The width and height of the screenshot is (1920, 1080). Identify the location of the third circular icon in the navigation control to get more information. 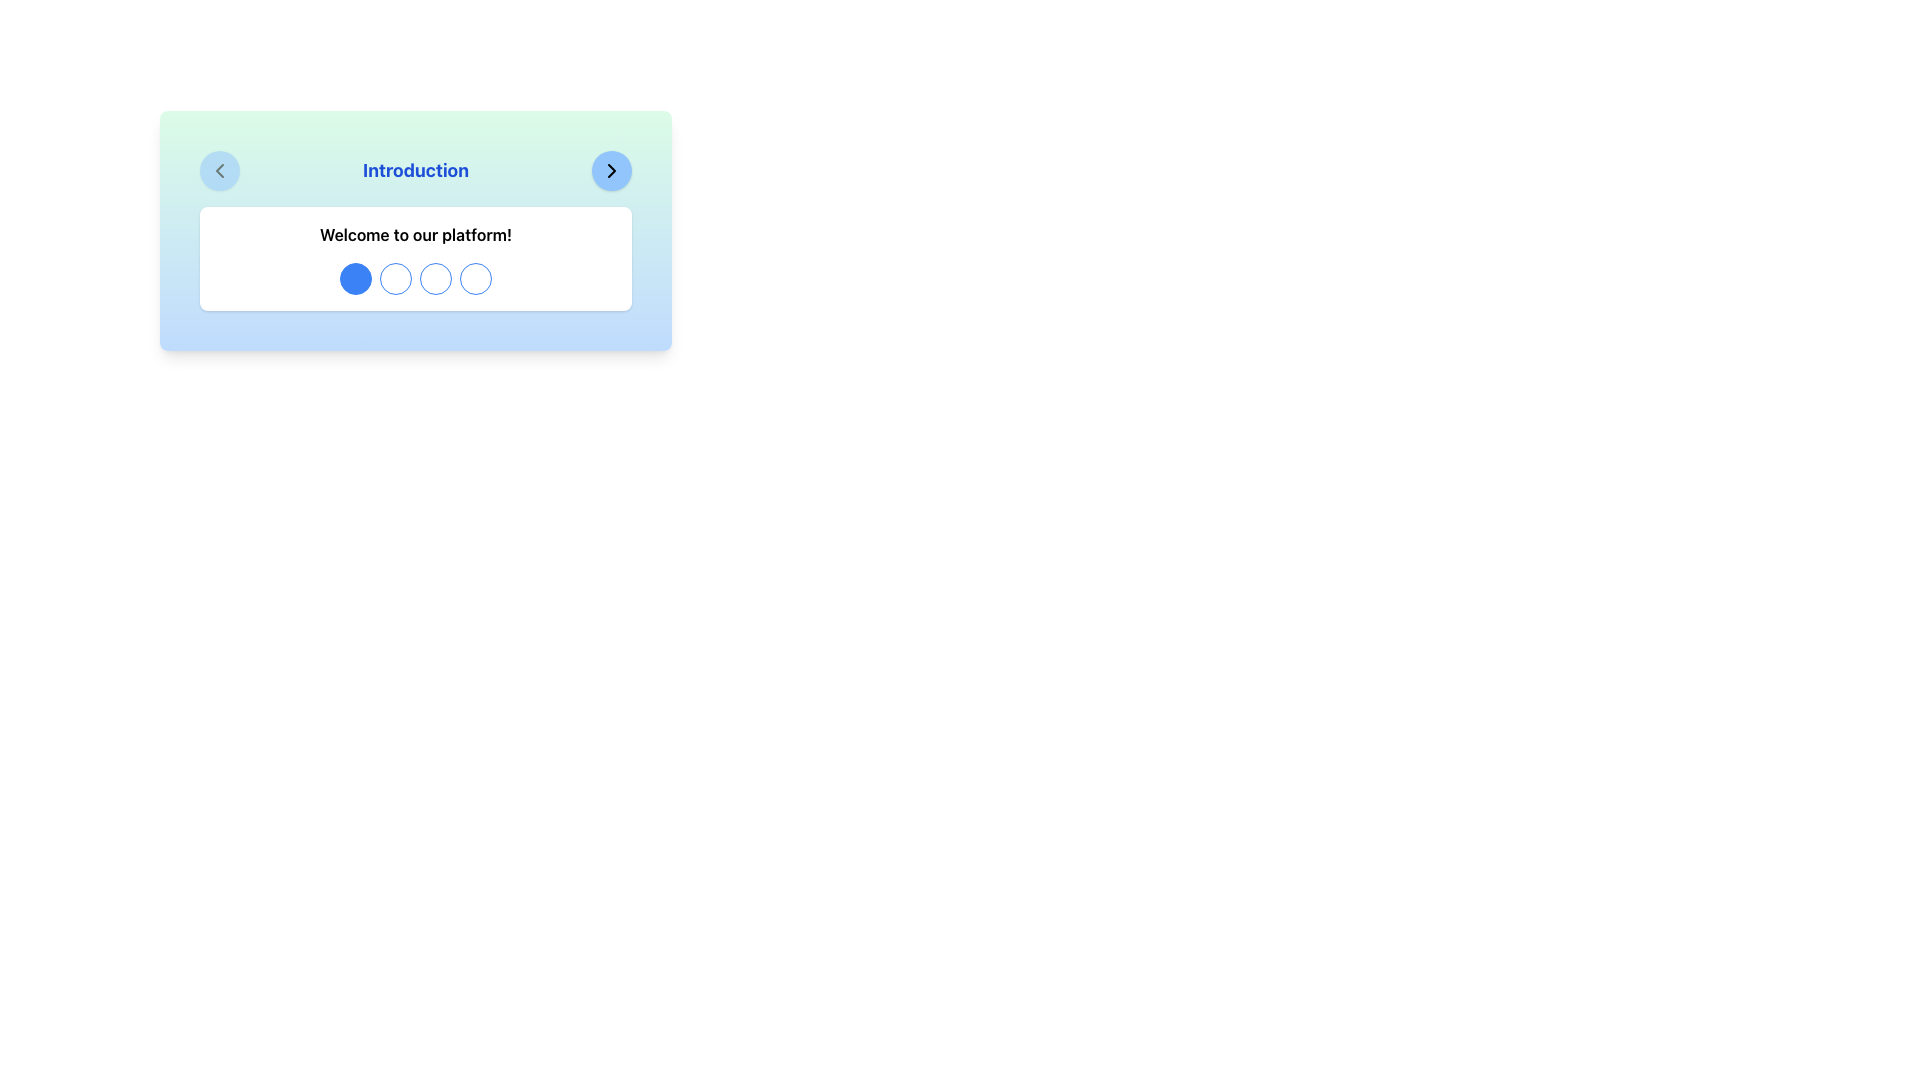
(435, 278).